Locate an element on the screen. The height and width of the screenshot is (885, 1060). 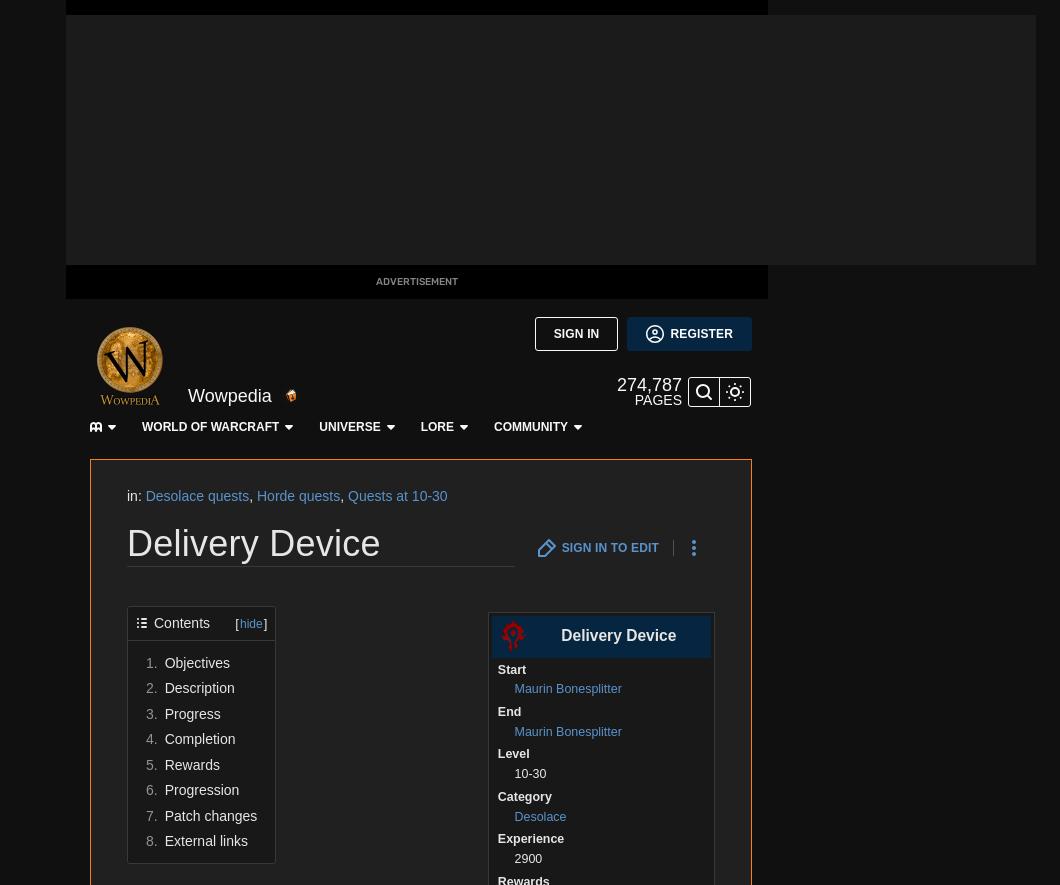
'Anime' is located at coordinates (32, 357).